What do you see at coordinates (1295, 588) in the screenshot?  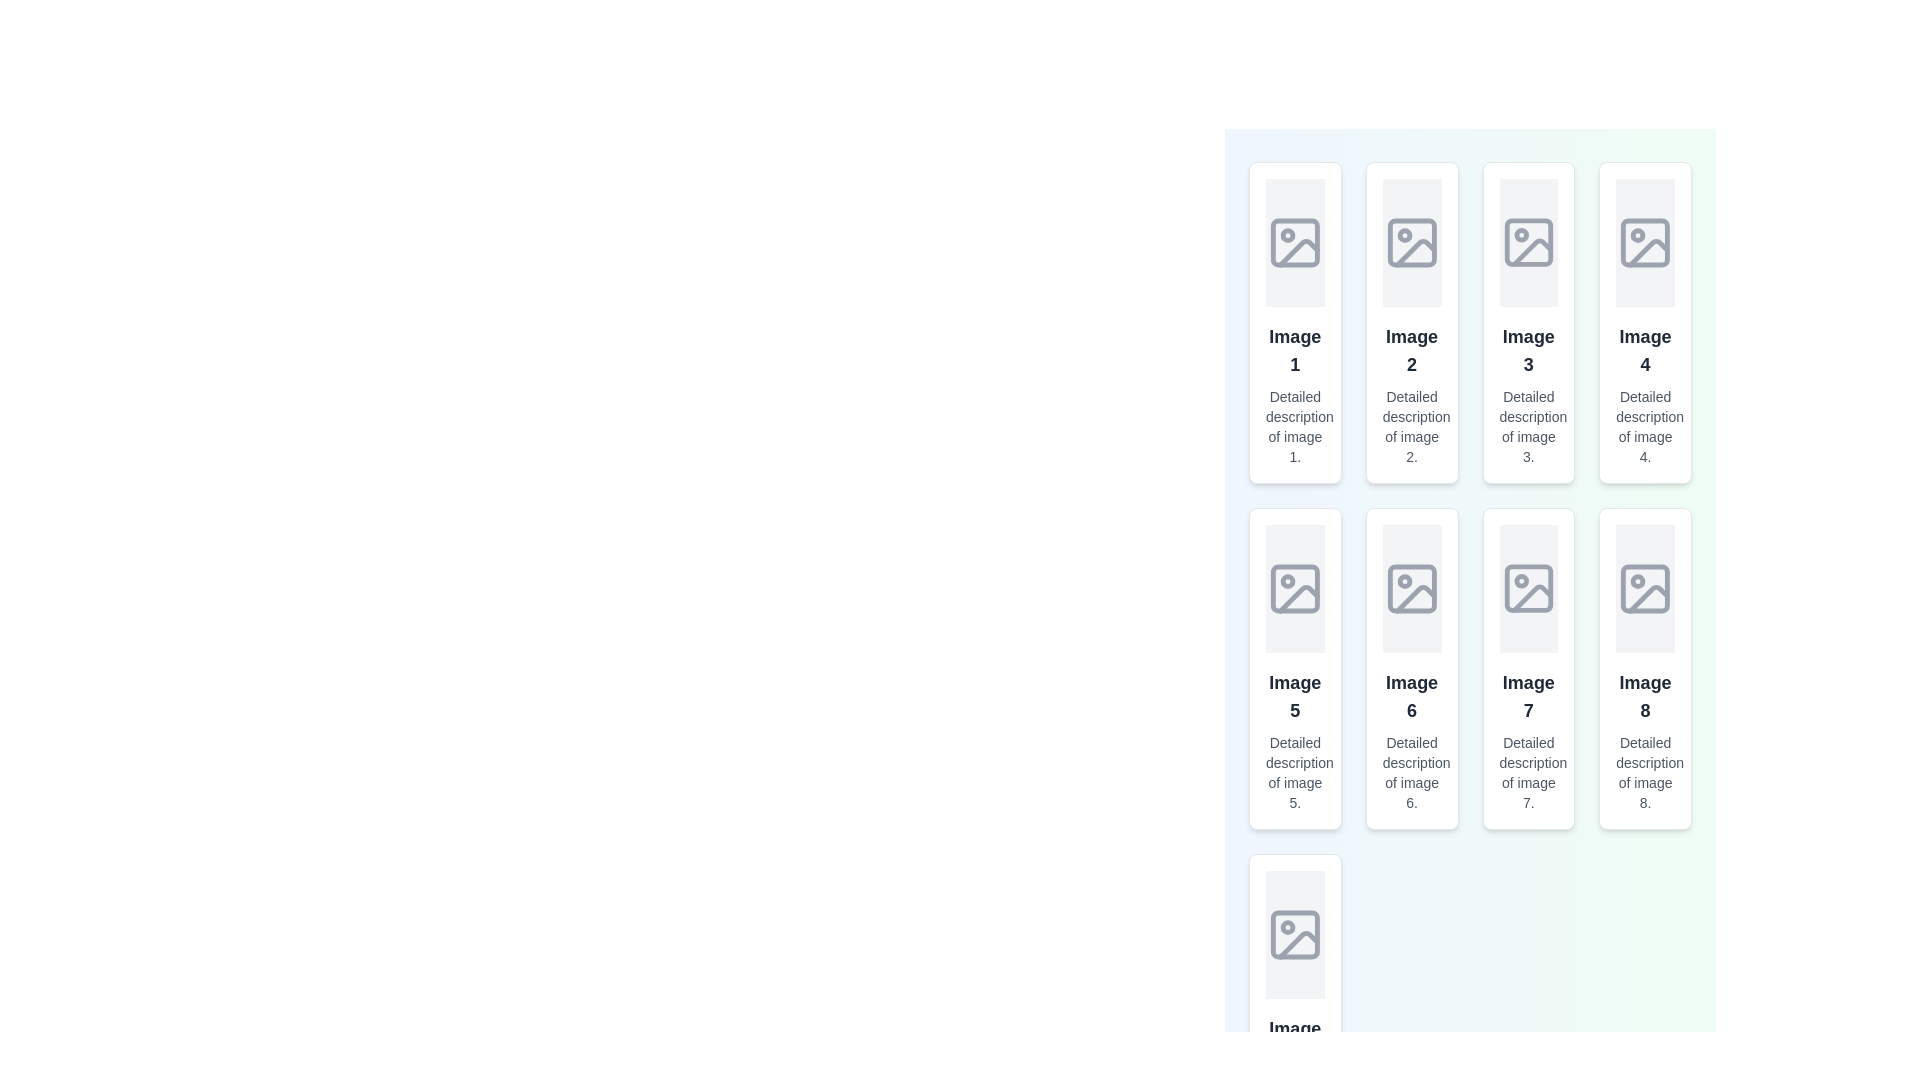 I see `image placeholder icon located in the first column and fifth row of the interface, which visually indicates the presence of an image placeholder` at bounding box center [1295, 588].